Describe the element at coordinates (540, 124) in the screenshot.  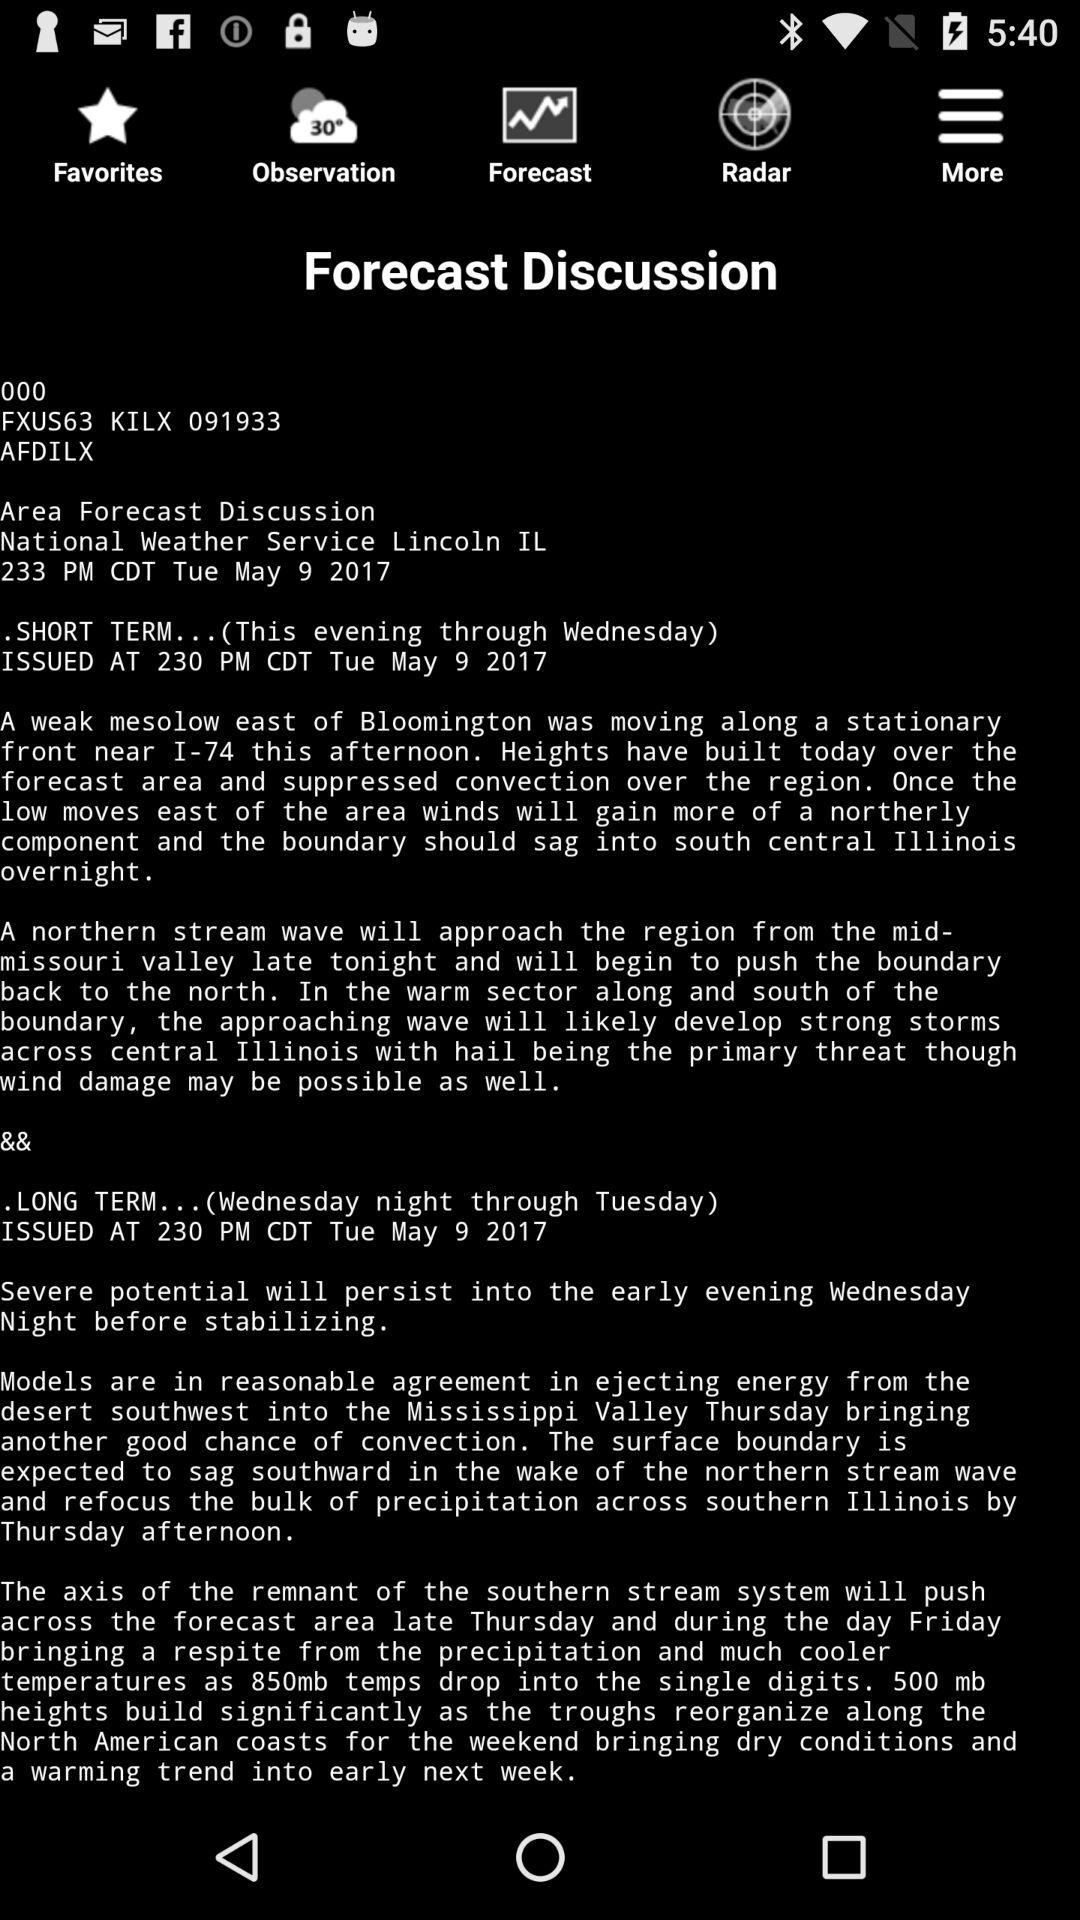
I see `button to the left of radar item` at that location.